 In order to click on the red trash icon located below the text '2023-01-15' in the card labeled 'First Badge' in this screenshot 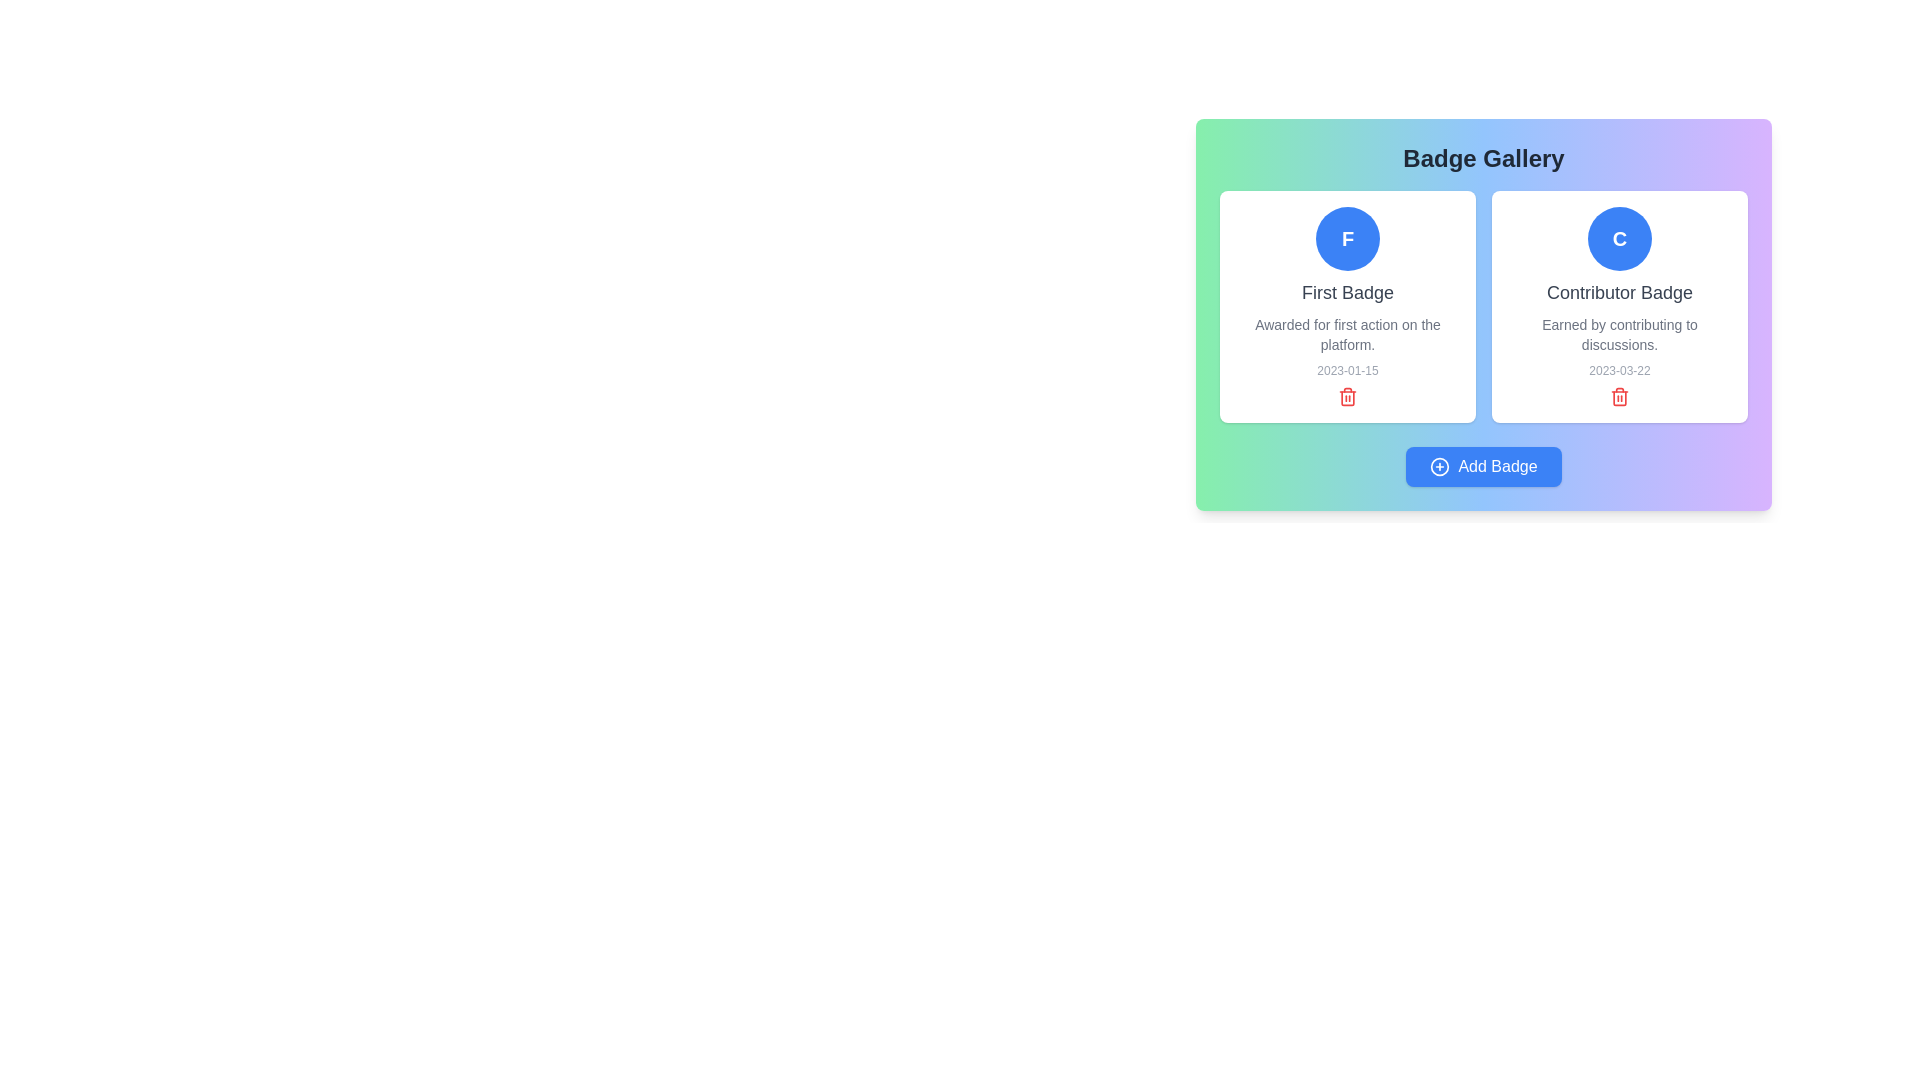, I will do `click(1348, 397)`.